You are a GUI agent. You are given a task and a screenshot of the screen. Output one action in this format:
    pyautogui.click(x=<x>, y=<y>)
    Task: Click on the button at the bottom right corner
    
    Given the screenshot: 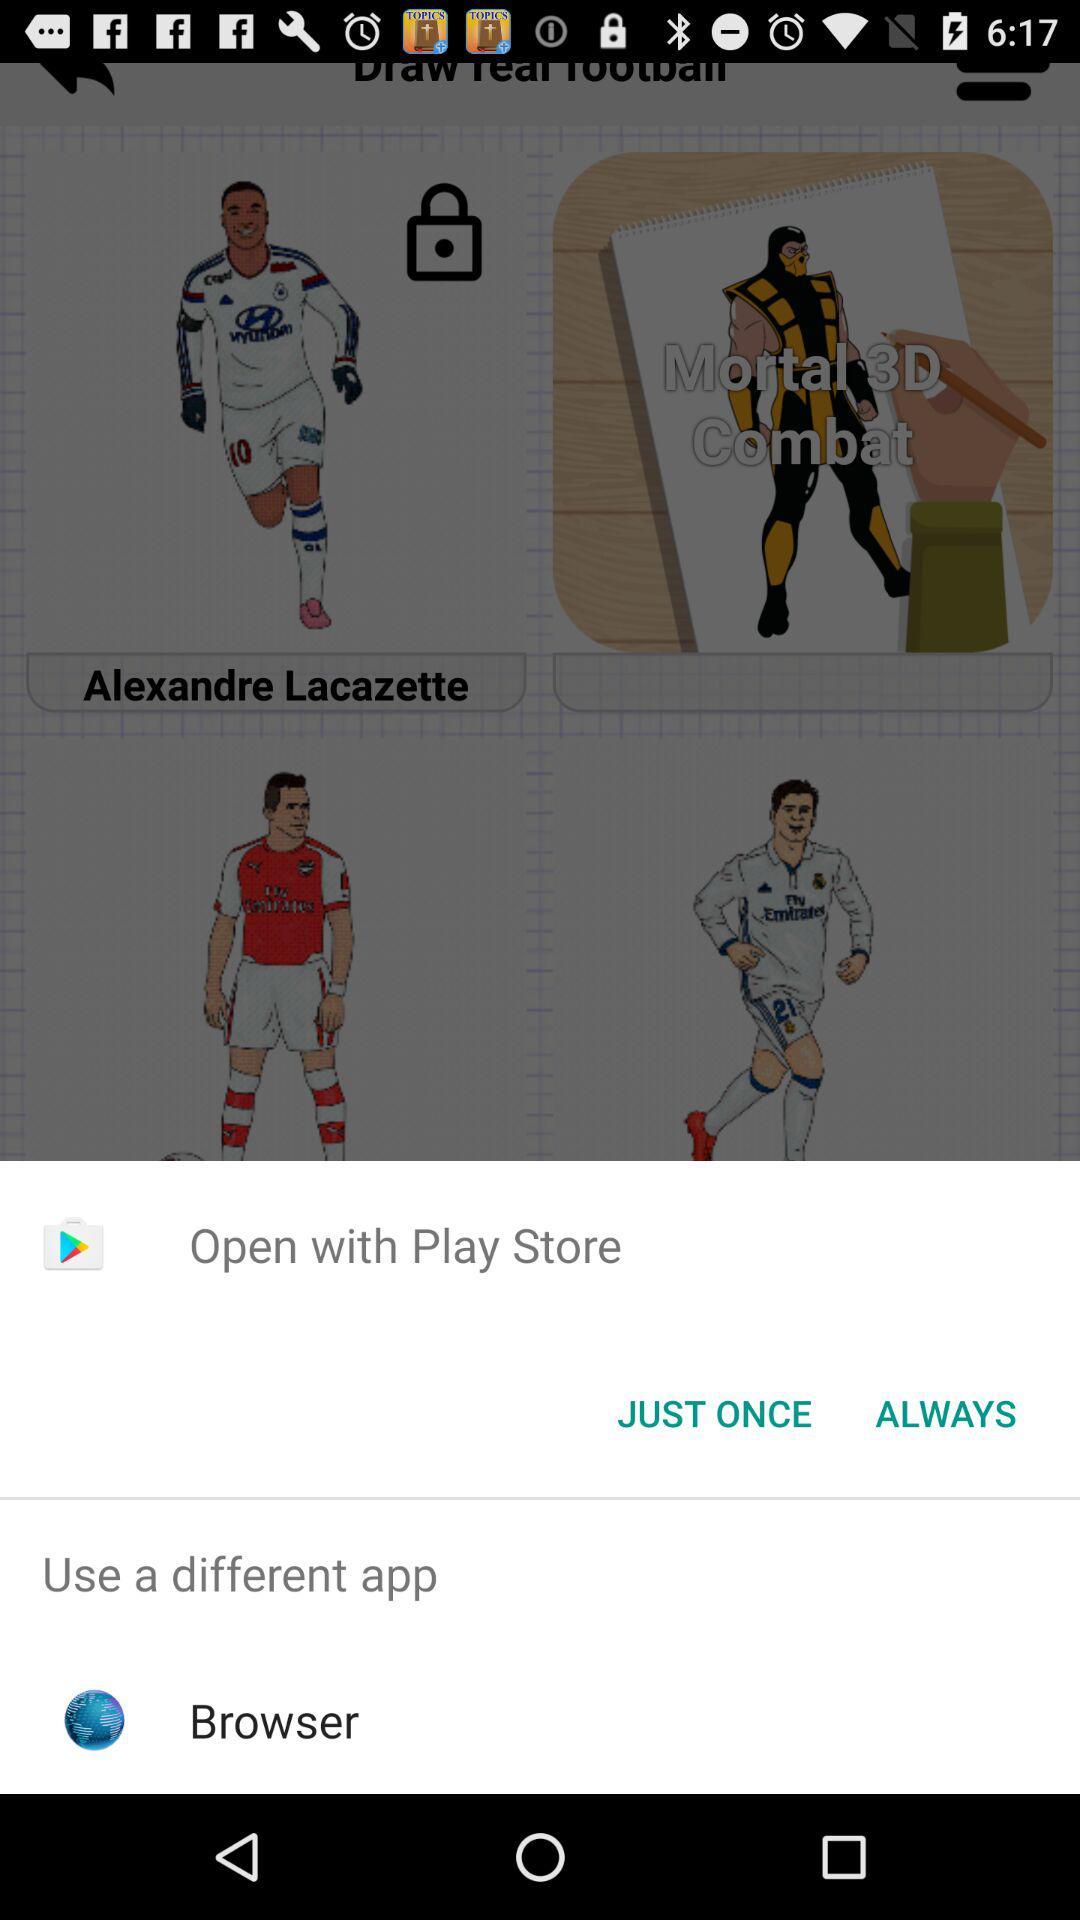 What is the action you would take?
    pyautogui.click(x=945, y=1411)
    